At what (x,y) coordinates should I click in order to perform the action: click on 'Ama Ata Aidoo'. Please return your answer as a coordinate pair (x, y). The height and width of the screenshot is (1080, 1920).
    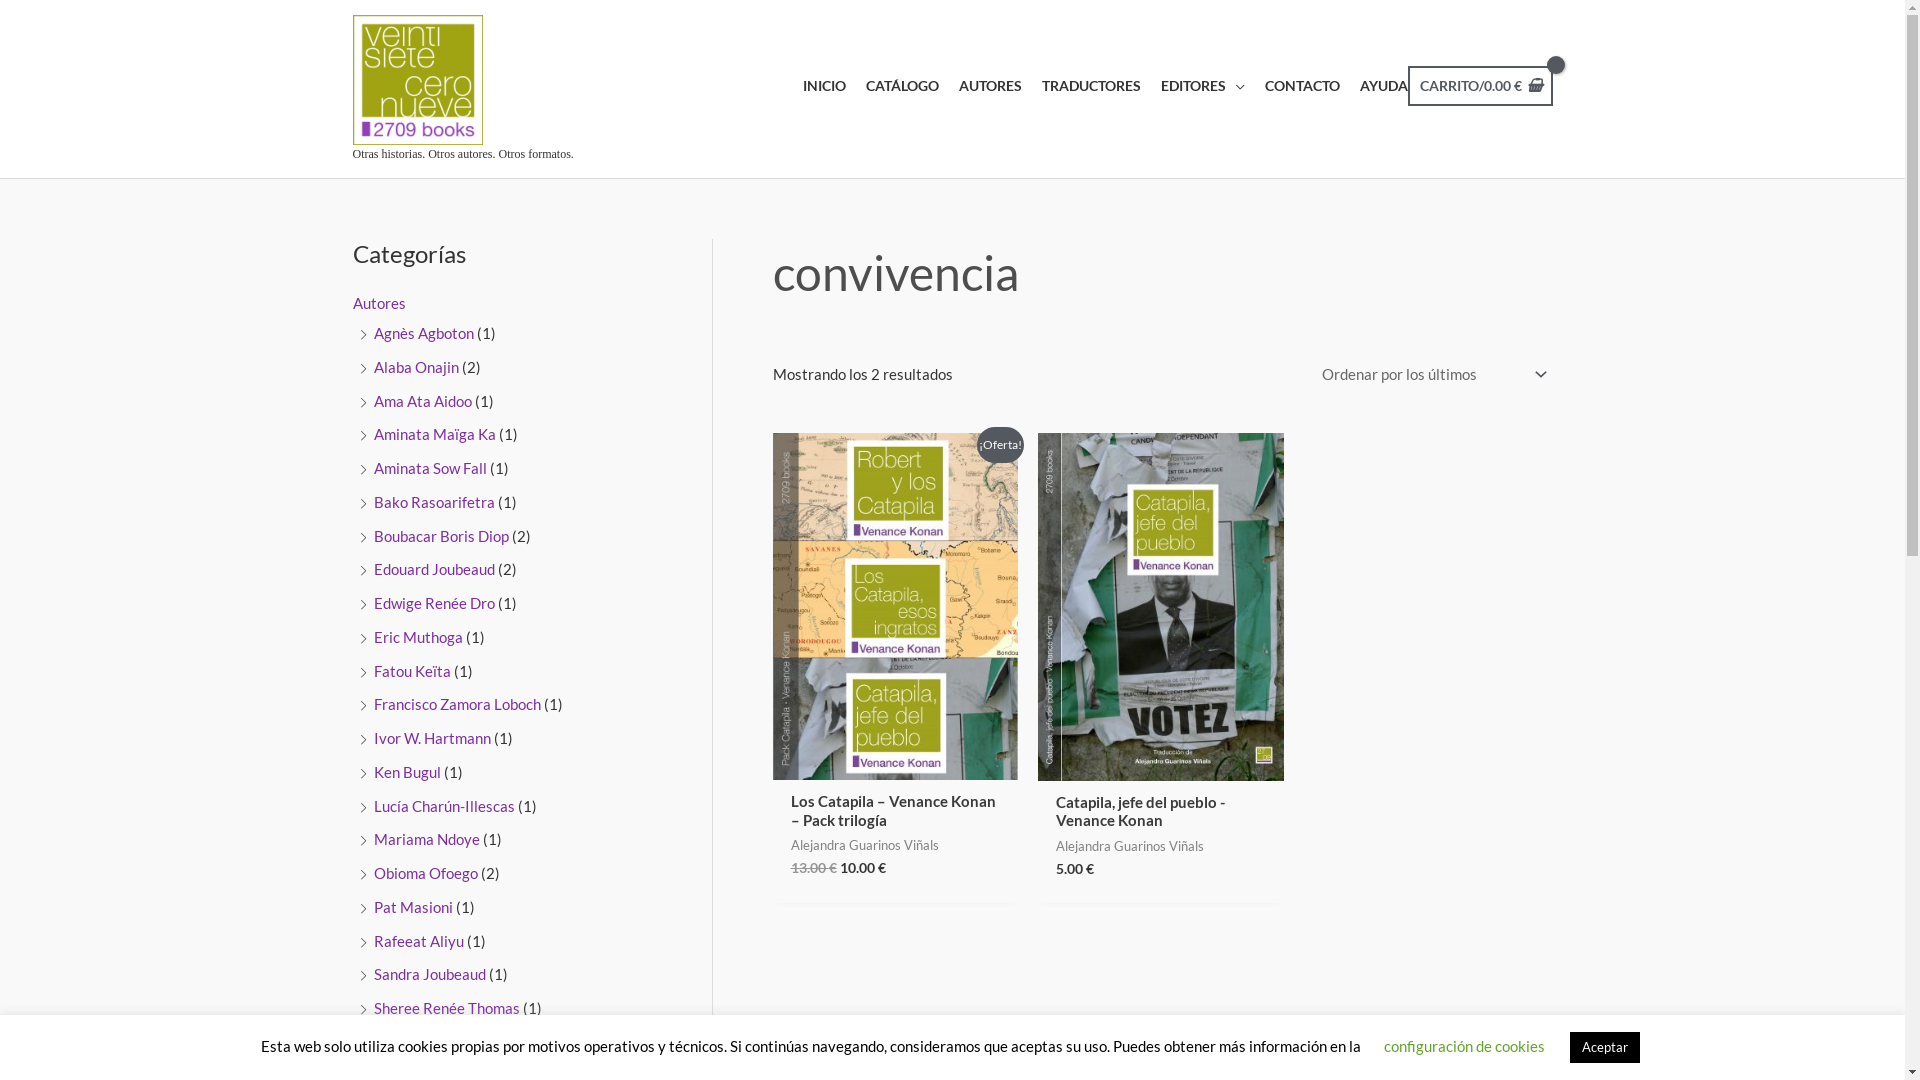
    Looking at the image, I should click on (421, 401).